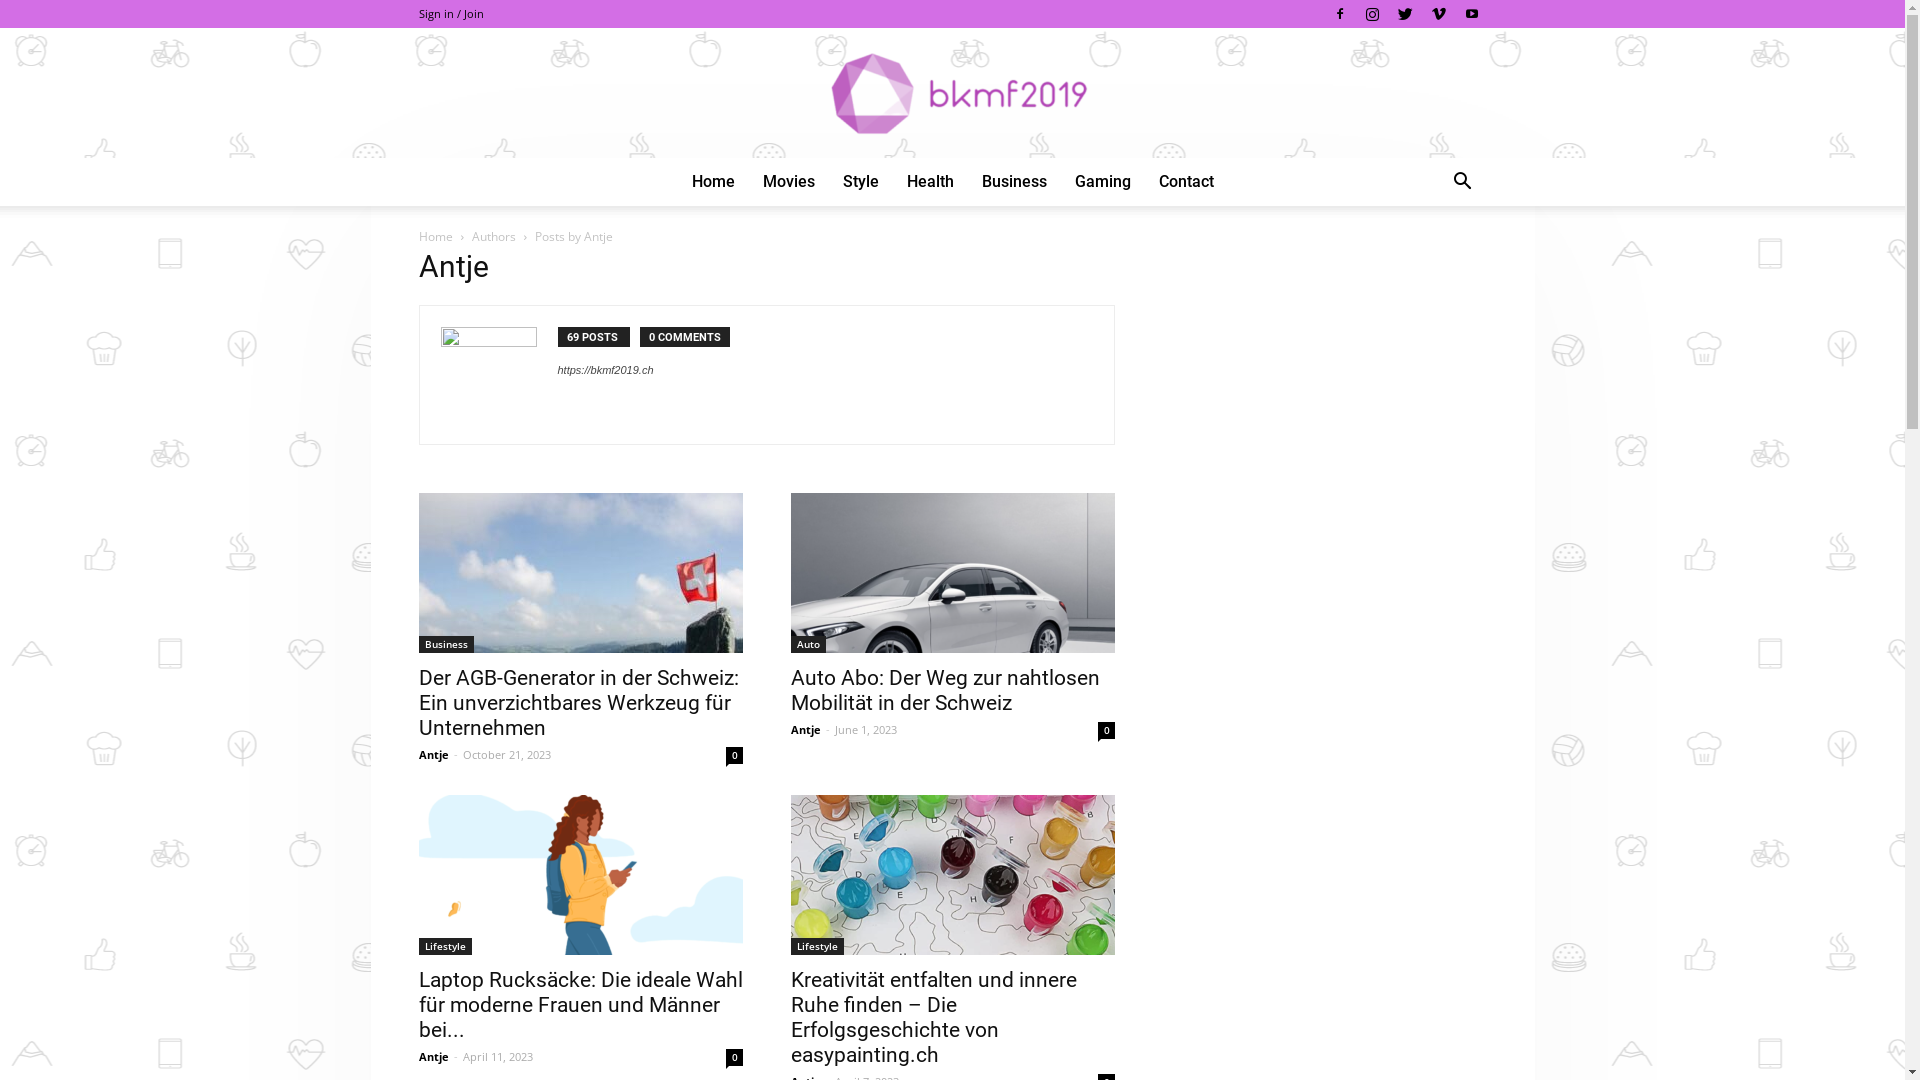 Image resolution: width=1920 pixels, height=1080 pixels. Describe the element at coordinates (416, 945) in the screenshot. I see `'Lifestyle'` at that location.